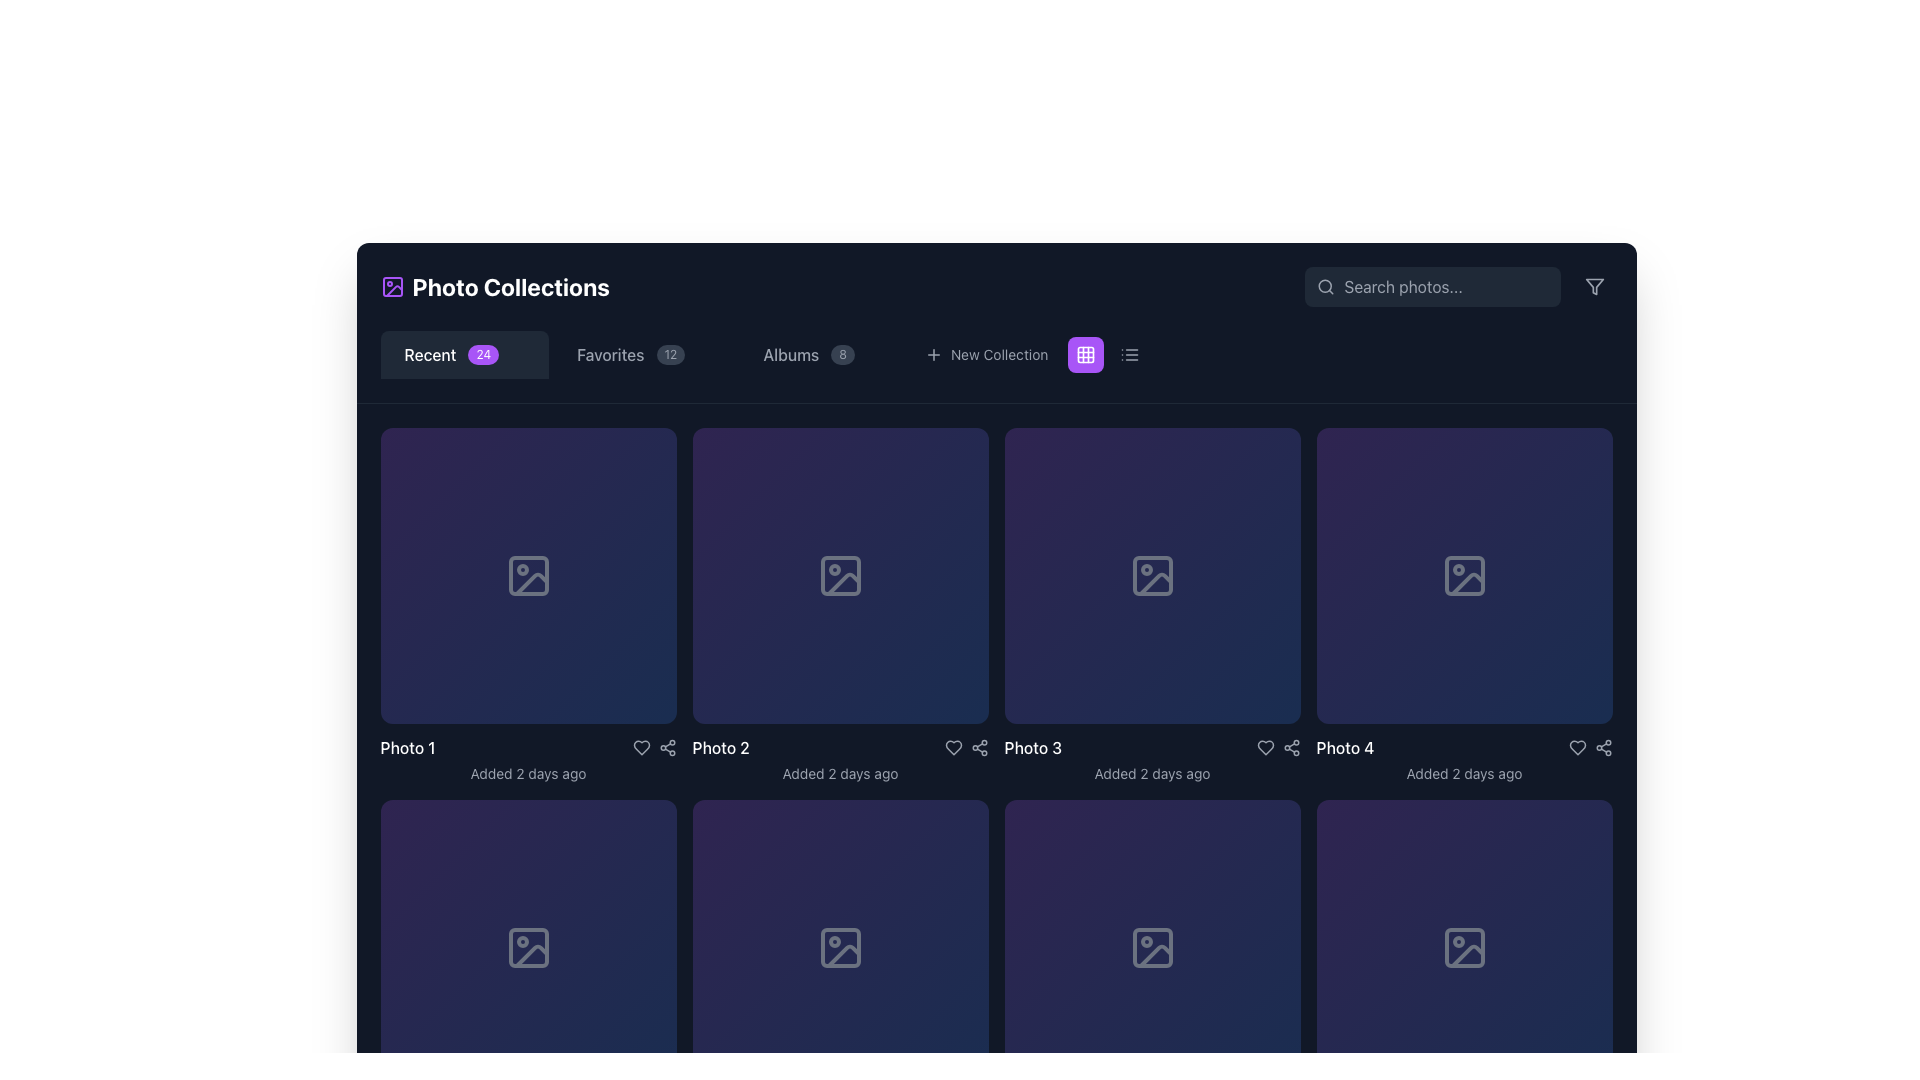  I want to click on information displayed in the Metadata component labeled 'Photo 3' which shows 'Added 2 days ago' beneath it, so click(1152, 759).